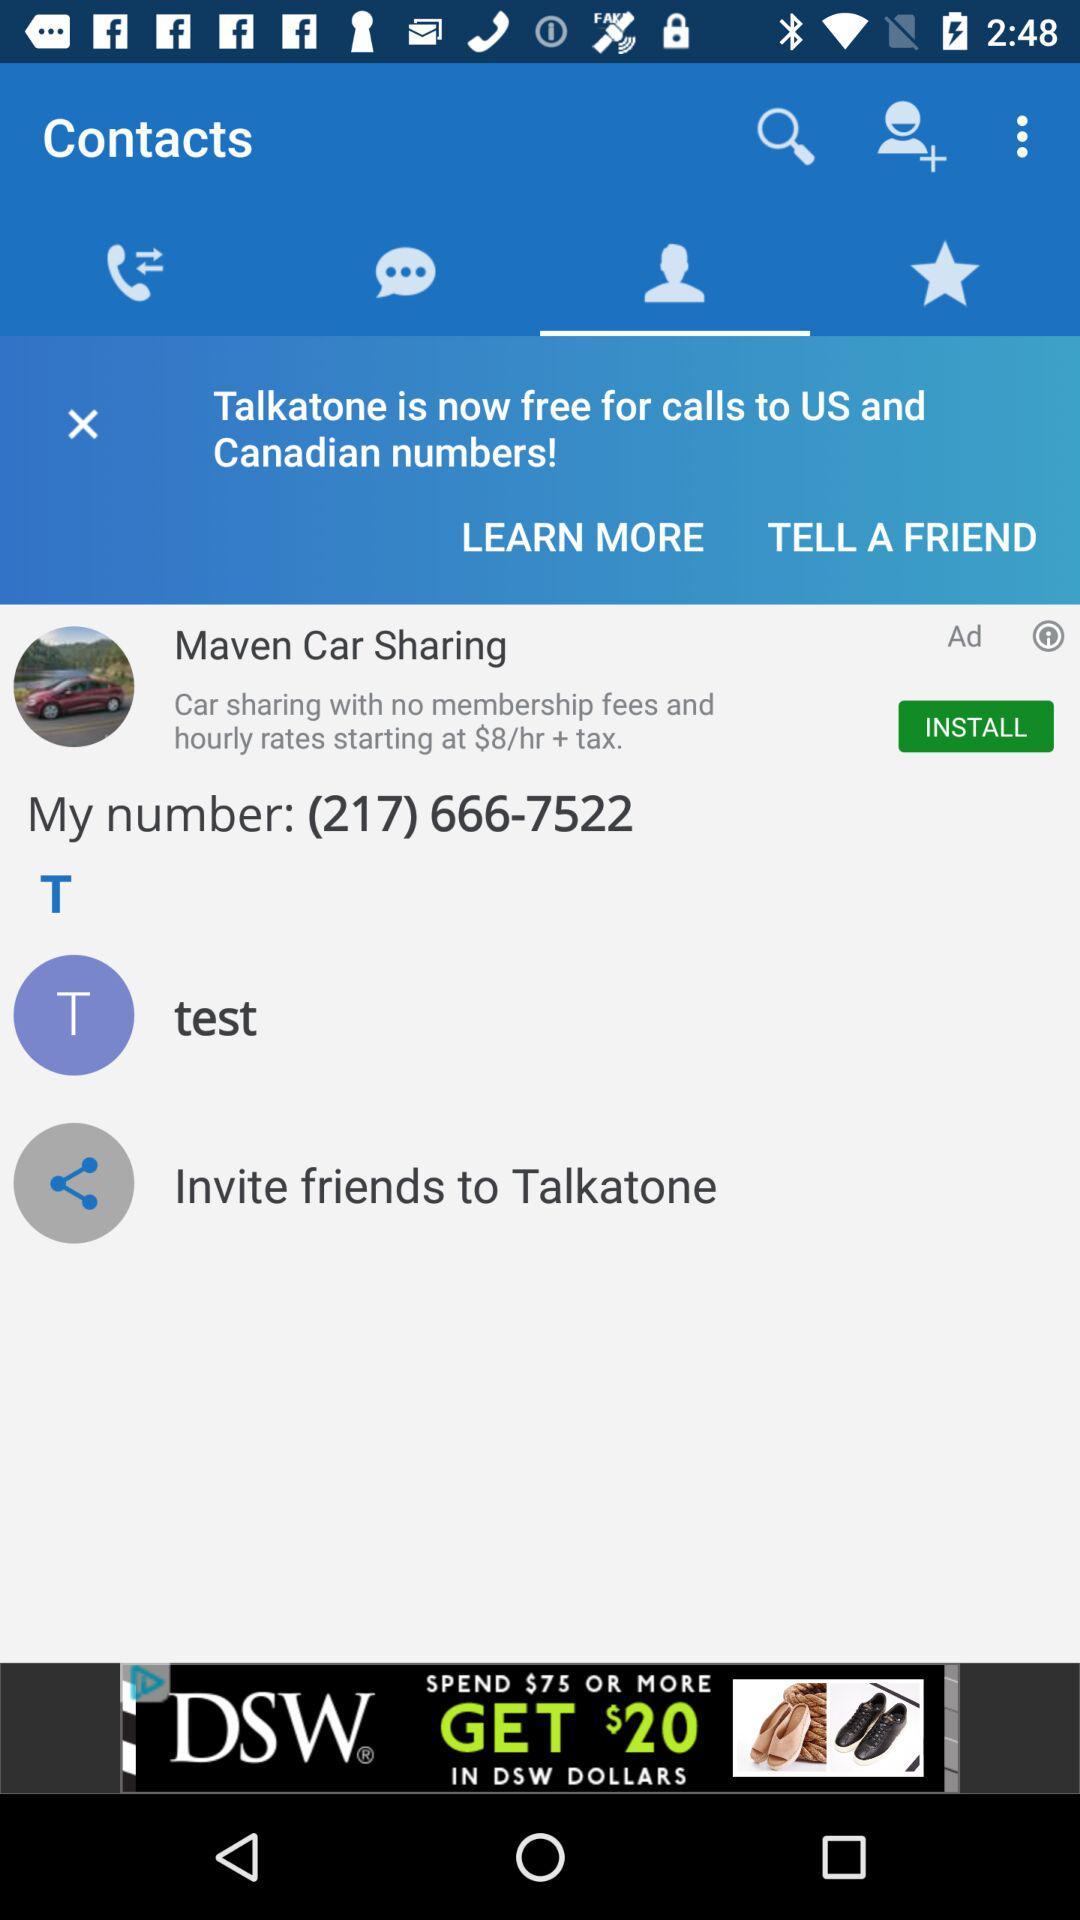 This screenshot has width=1080, height=1920. What do you see at coordinates (540, 1727) in the screenshot?
I see `advertisement` at bounding box center [540, 1727].